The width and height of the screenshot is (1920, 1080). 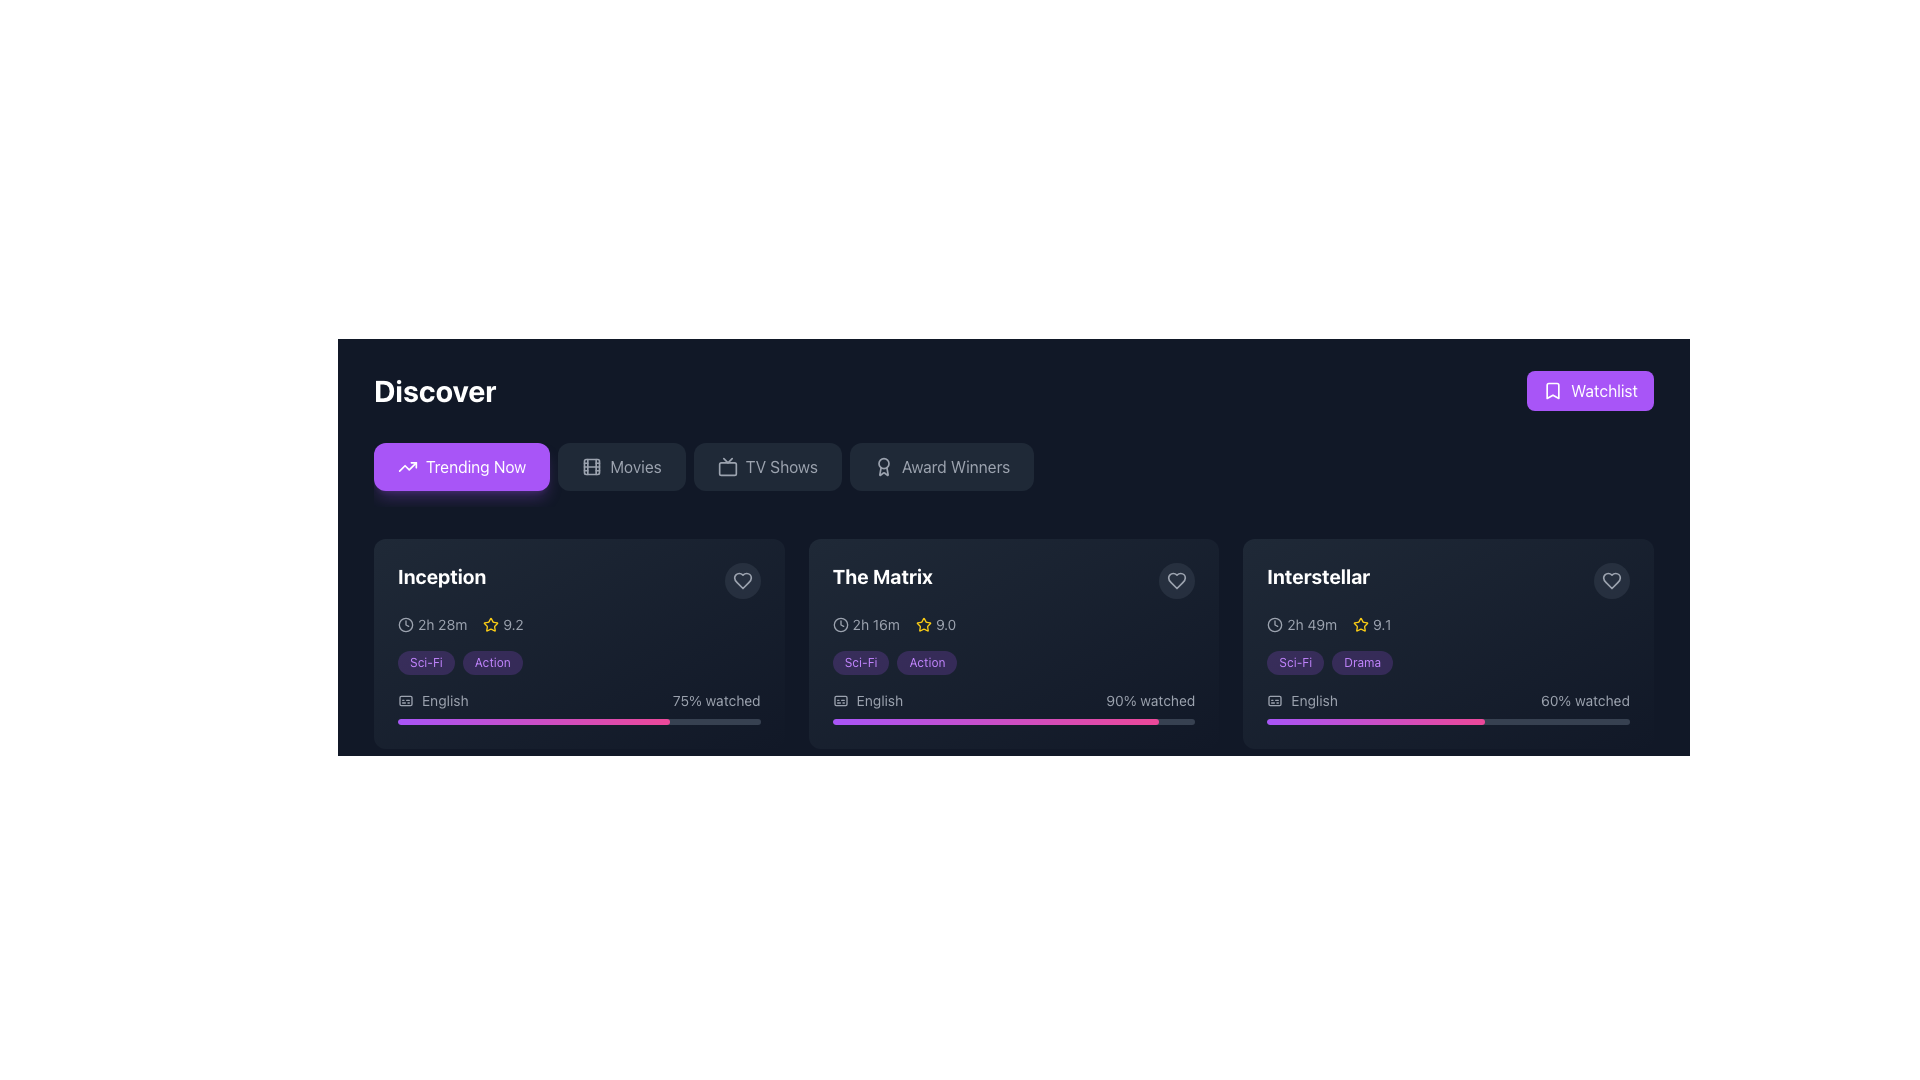 What do you see at coordinates (935, 623) in the screenshot?
I see `the Rating Display element that indicates the rating value (9.0) for 'The Matrix', which is centrally located below the title and to the right of the runtime information '2h 16m'` at bounding box center [935, 623].